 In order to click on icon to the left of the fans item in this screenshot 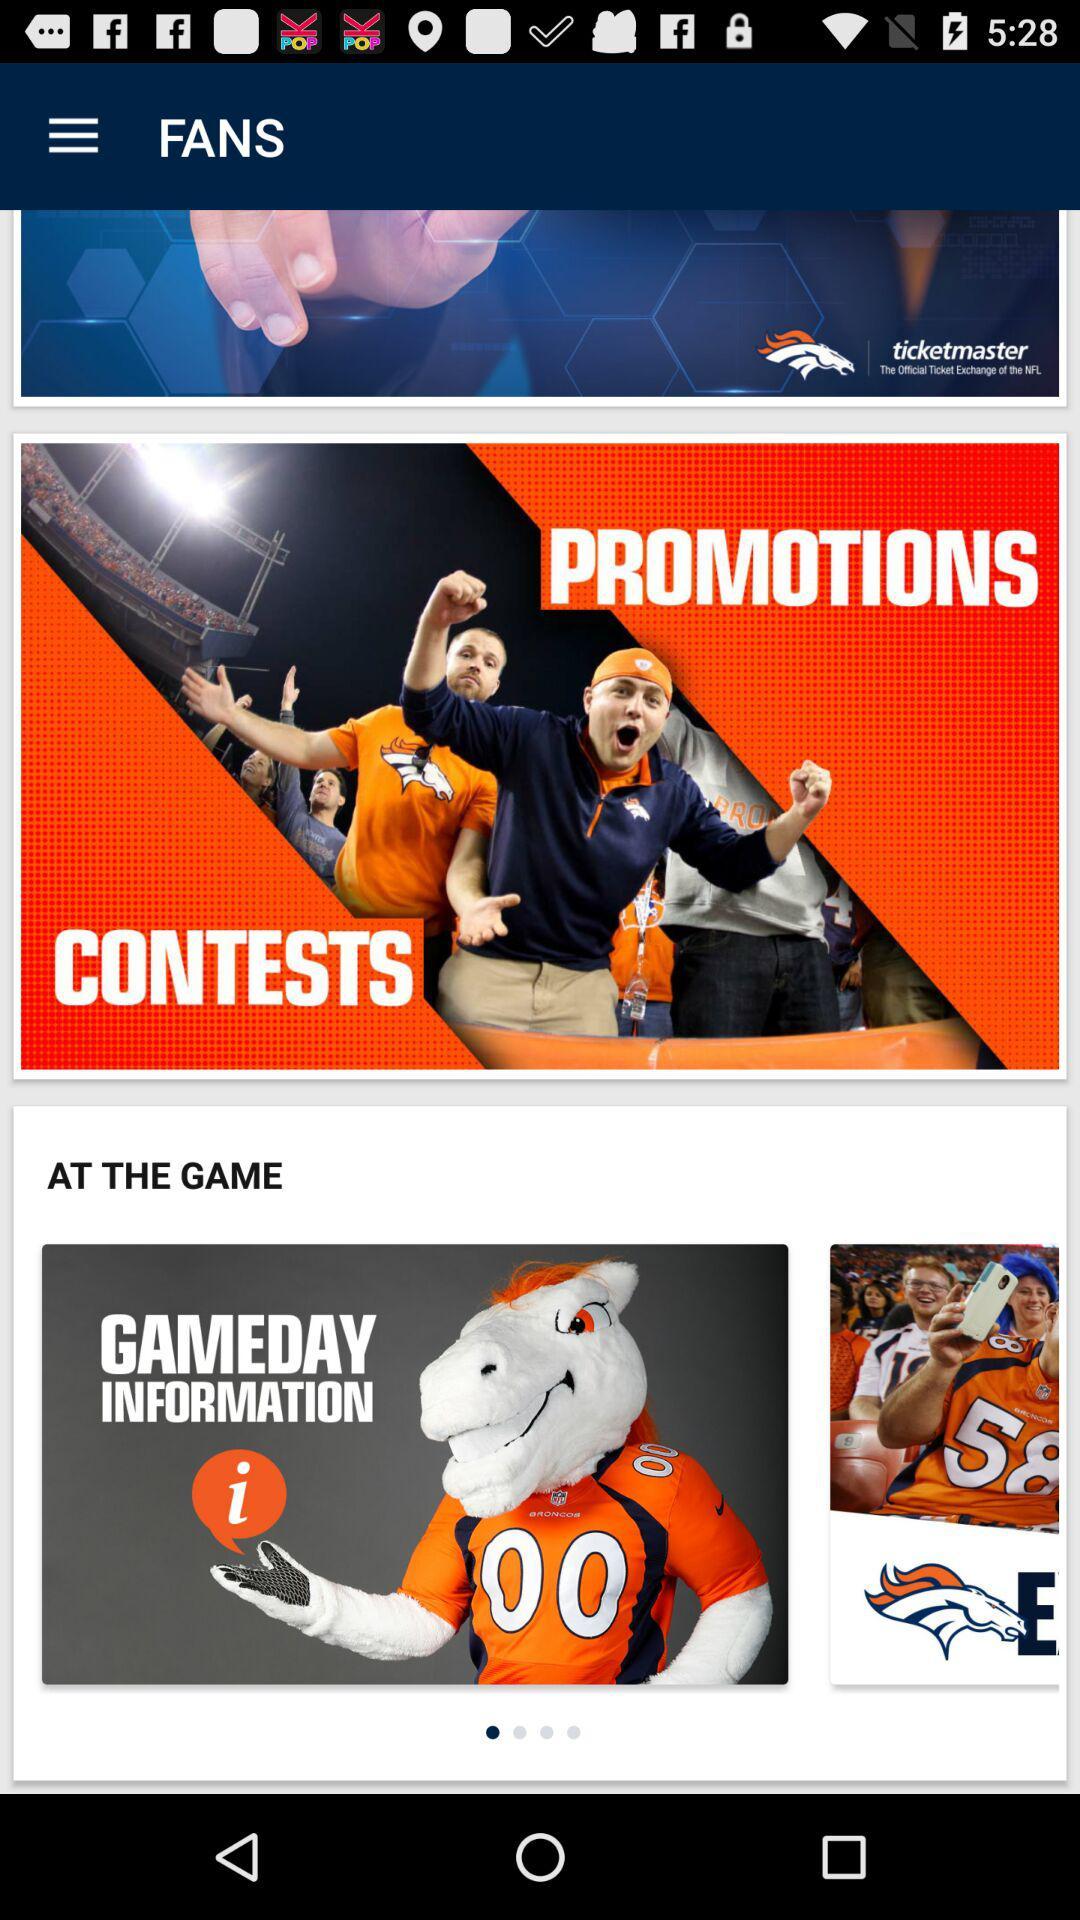, I will do `click(72, 135)`.